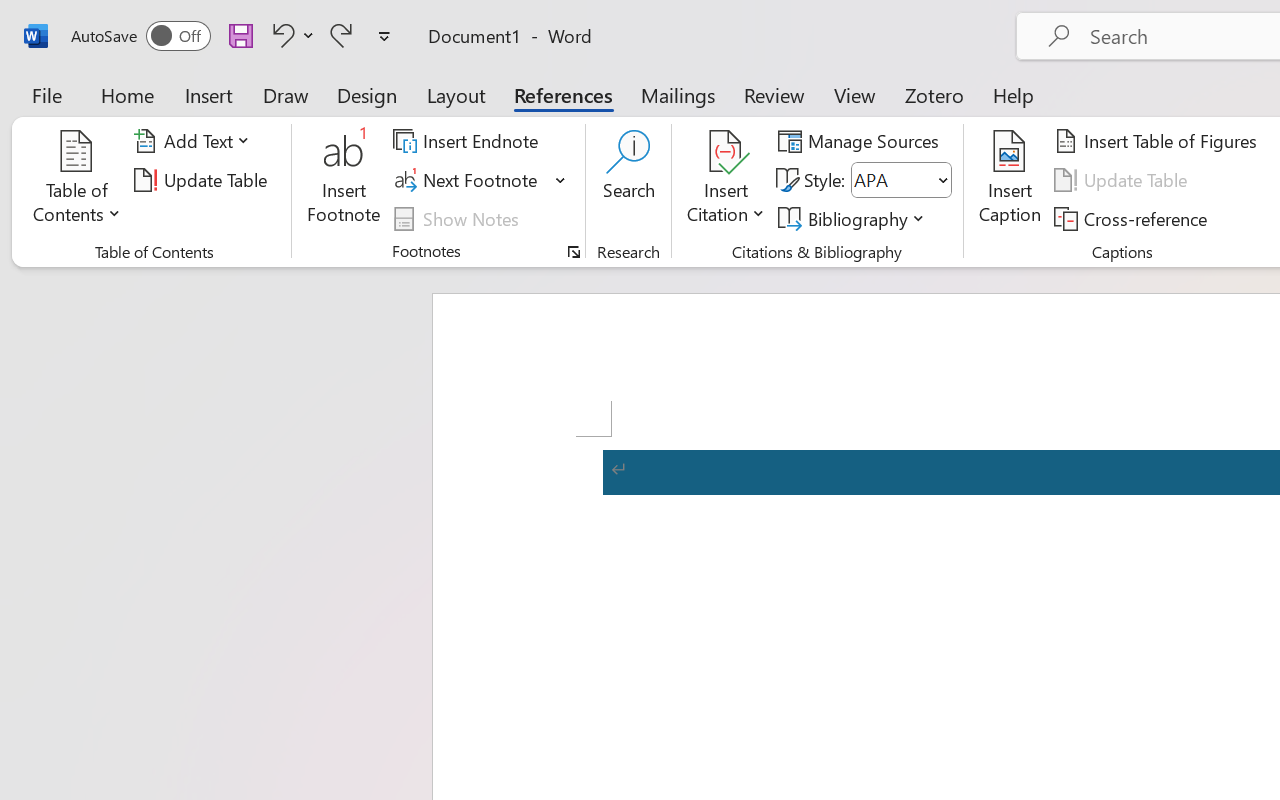  Describe the element at coordinates (1134, 218) in the screenshot. I see `'Cross-reference...'` at that location.